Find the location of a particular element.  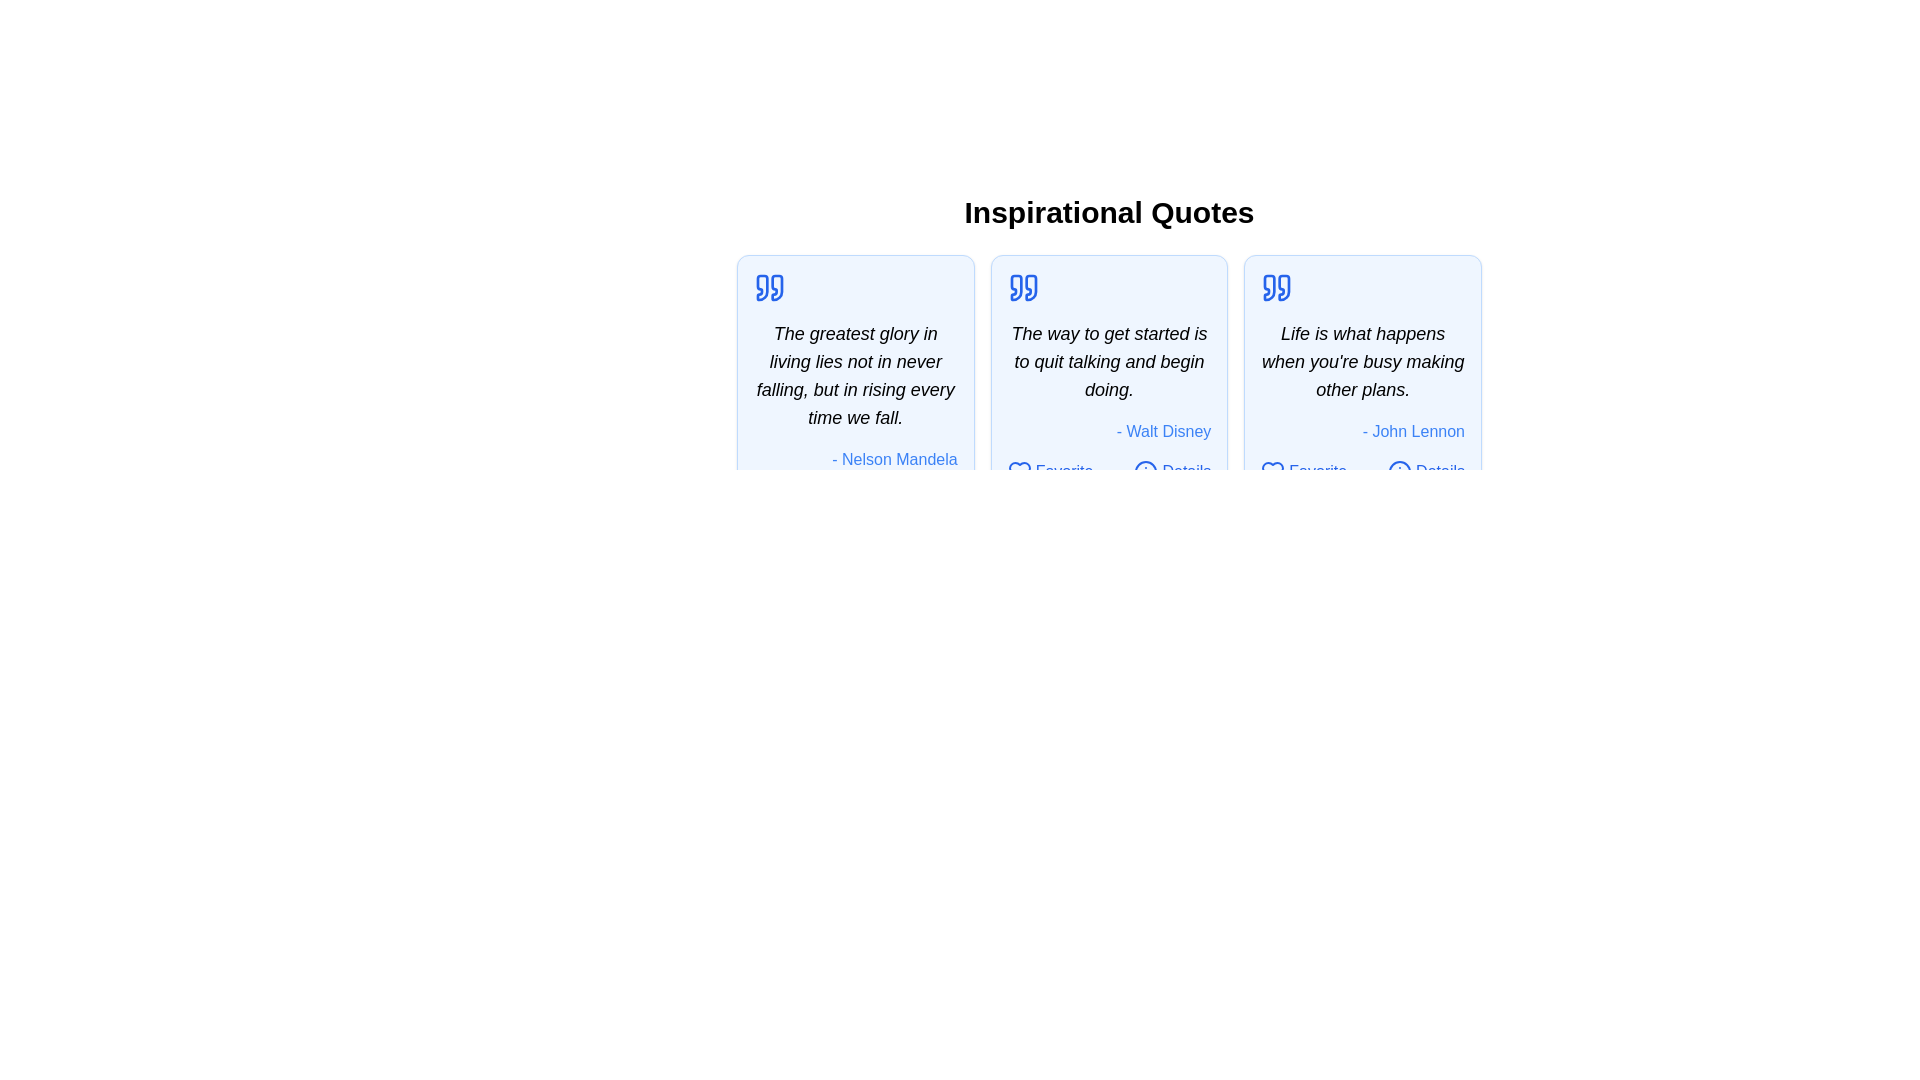

the left half of the blue SVG quotation mark icon within the first quote card is located at coordinates (761, 288).